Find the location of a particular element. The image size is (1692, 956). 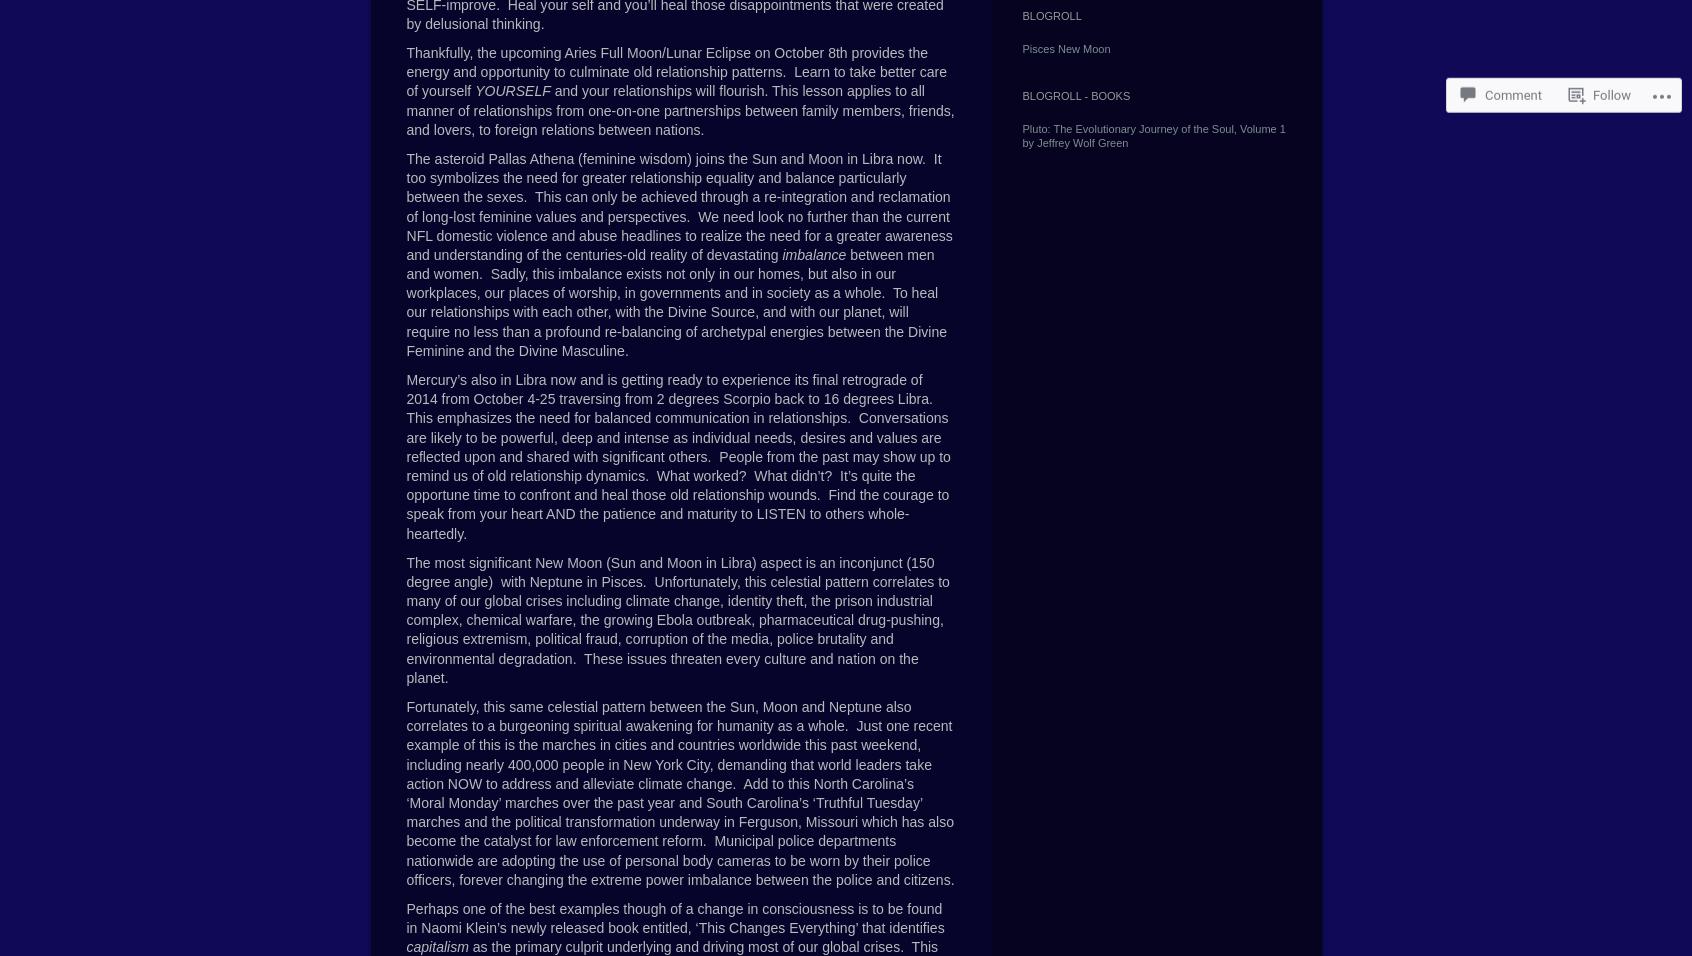

'YOURSELF' is located at coordinates (512, 90).